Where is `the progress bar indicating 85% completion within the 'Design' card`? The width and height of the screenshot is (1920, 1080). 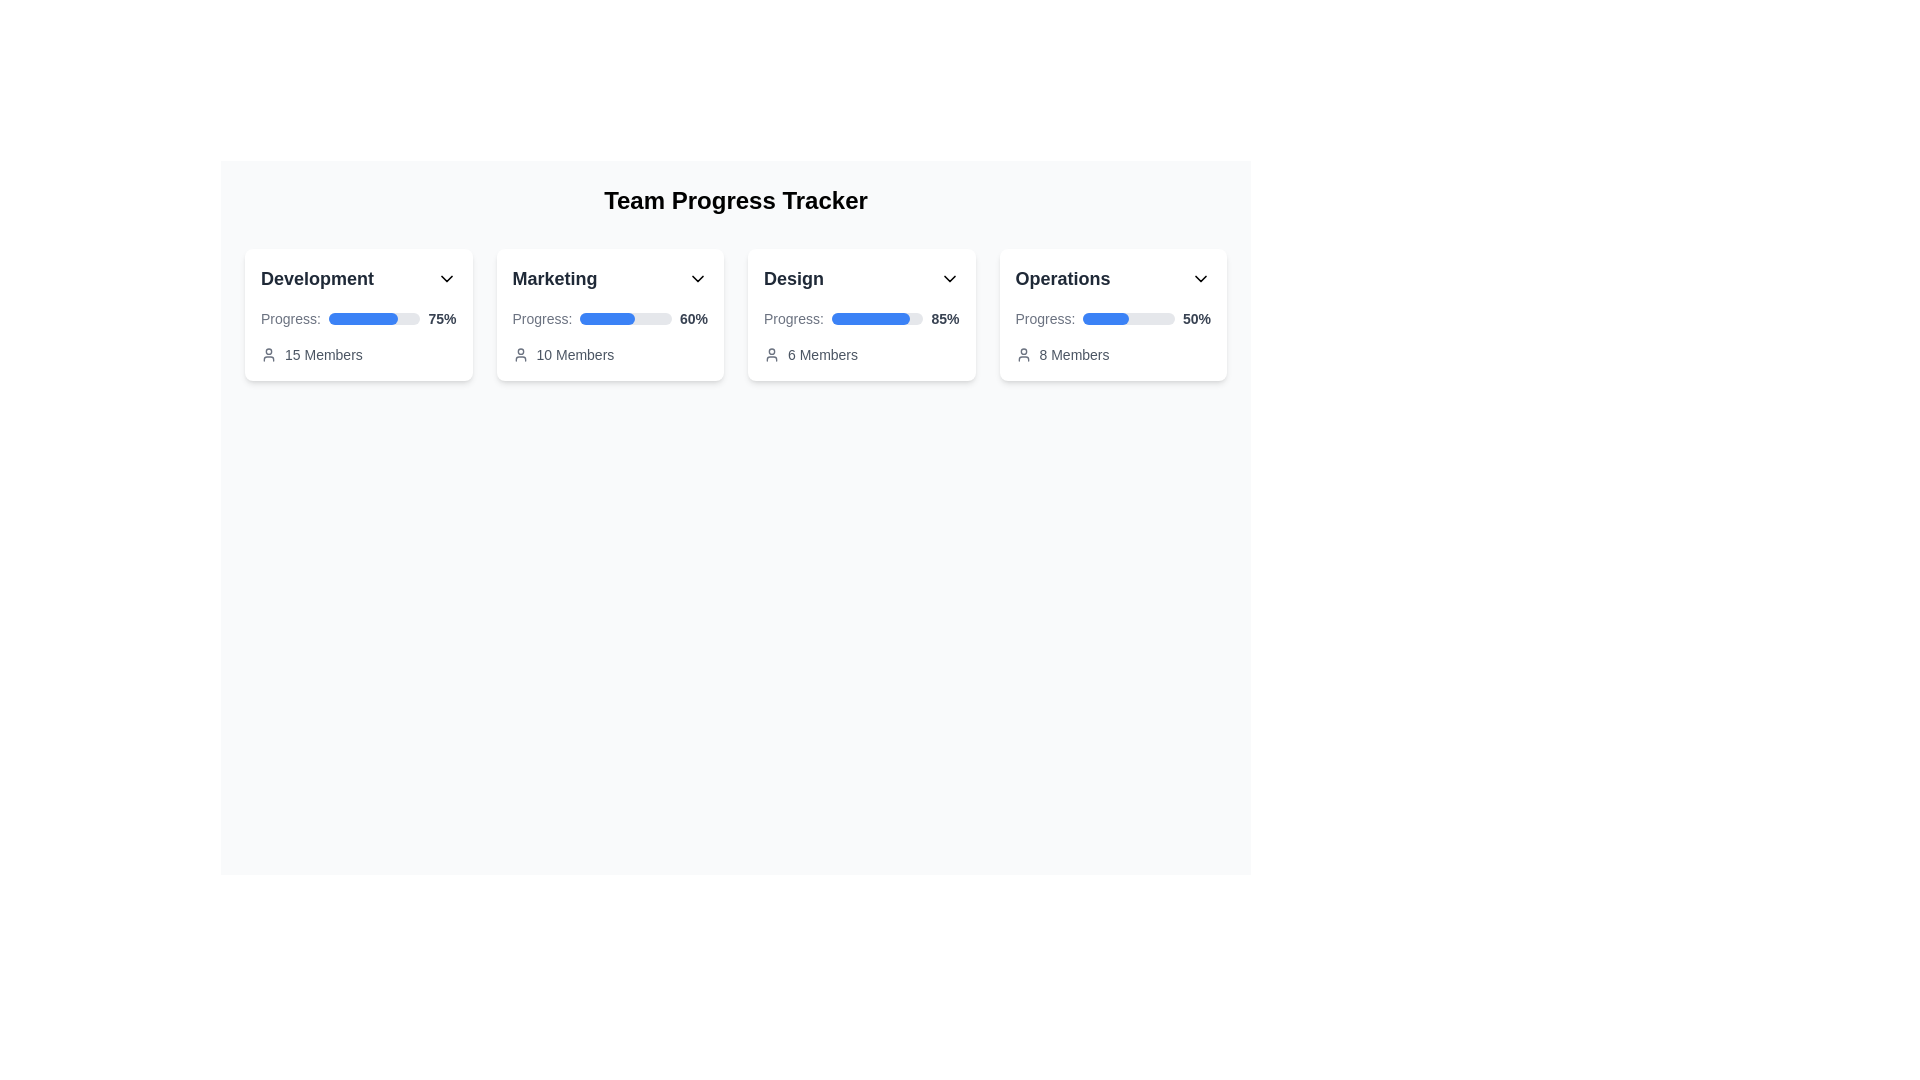 the progress bar indicating 85% completion within the 'Design' card is located at coordinates (870, 318).